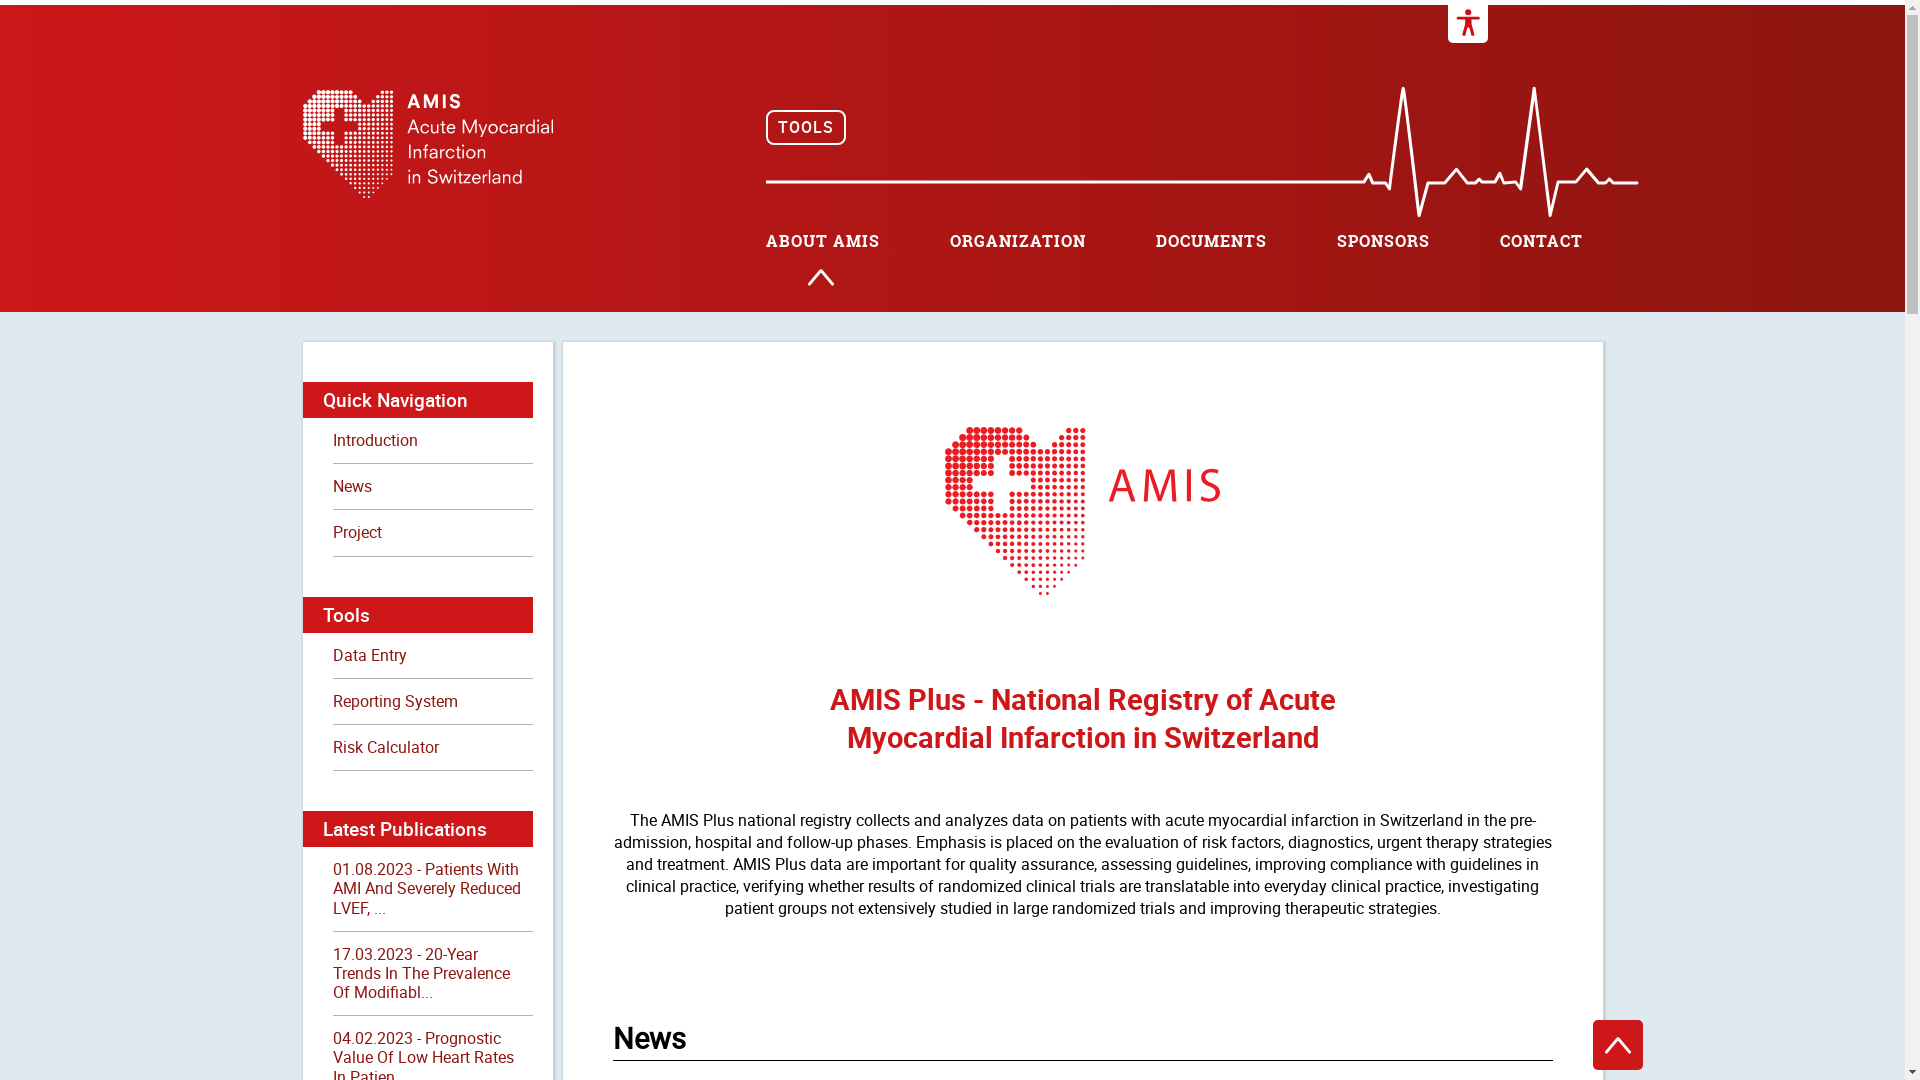 This screenshot has height=1080, width=1920. Describe the element at coordinates (822, 240) in the screenshot. I see `'ABOUT AMIS'` at that location.